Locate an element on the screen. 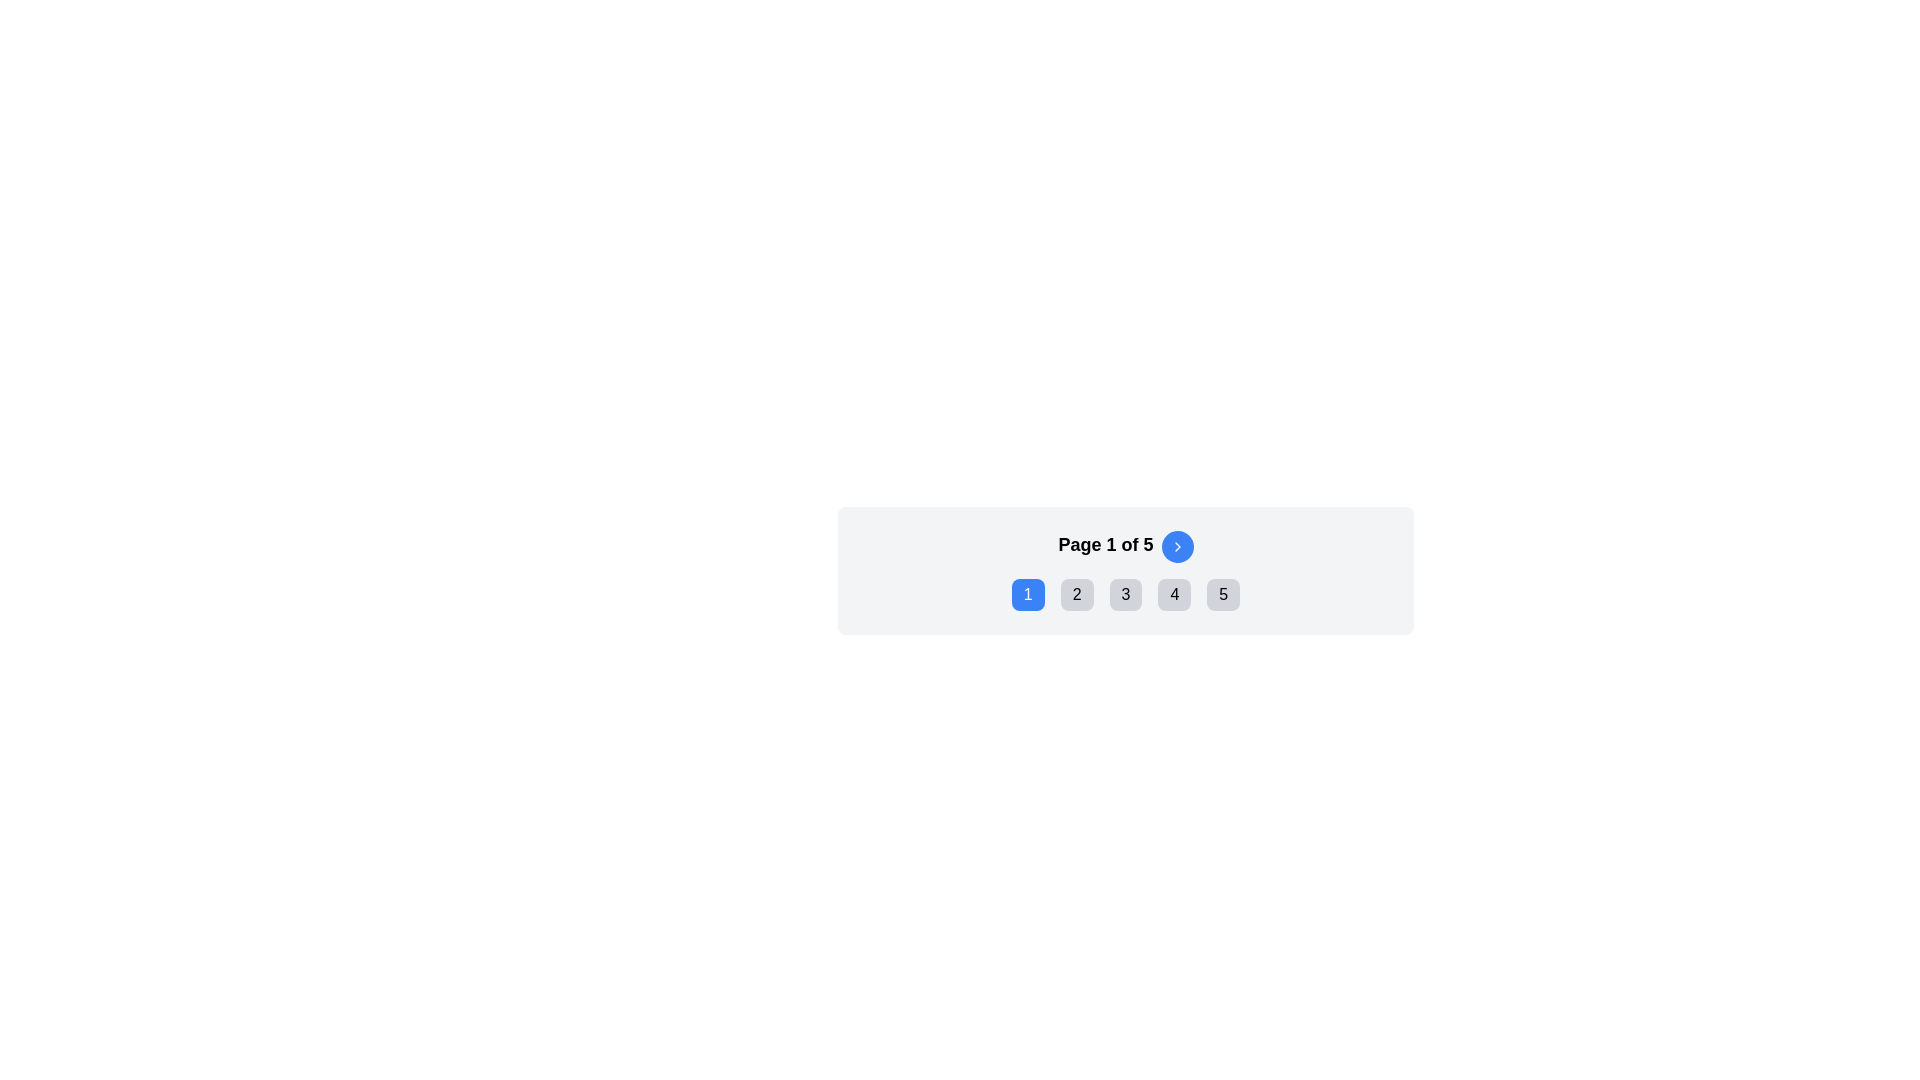 The image size is (1920, 1080). the second button in the pagination bar displaying the number '2' is located at coordinates (1076, 593).